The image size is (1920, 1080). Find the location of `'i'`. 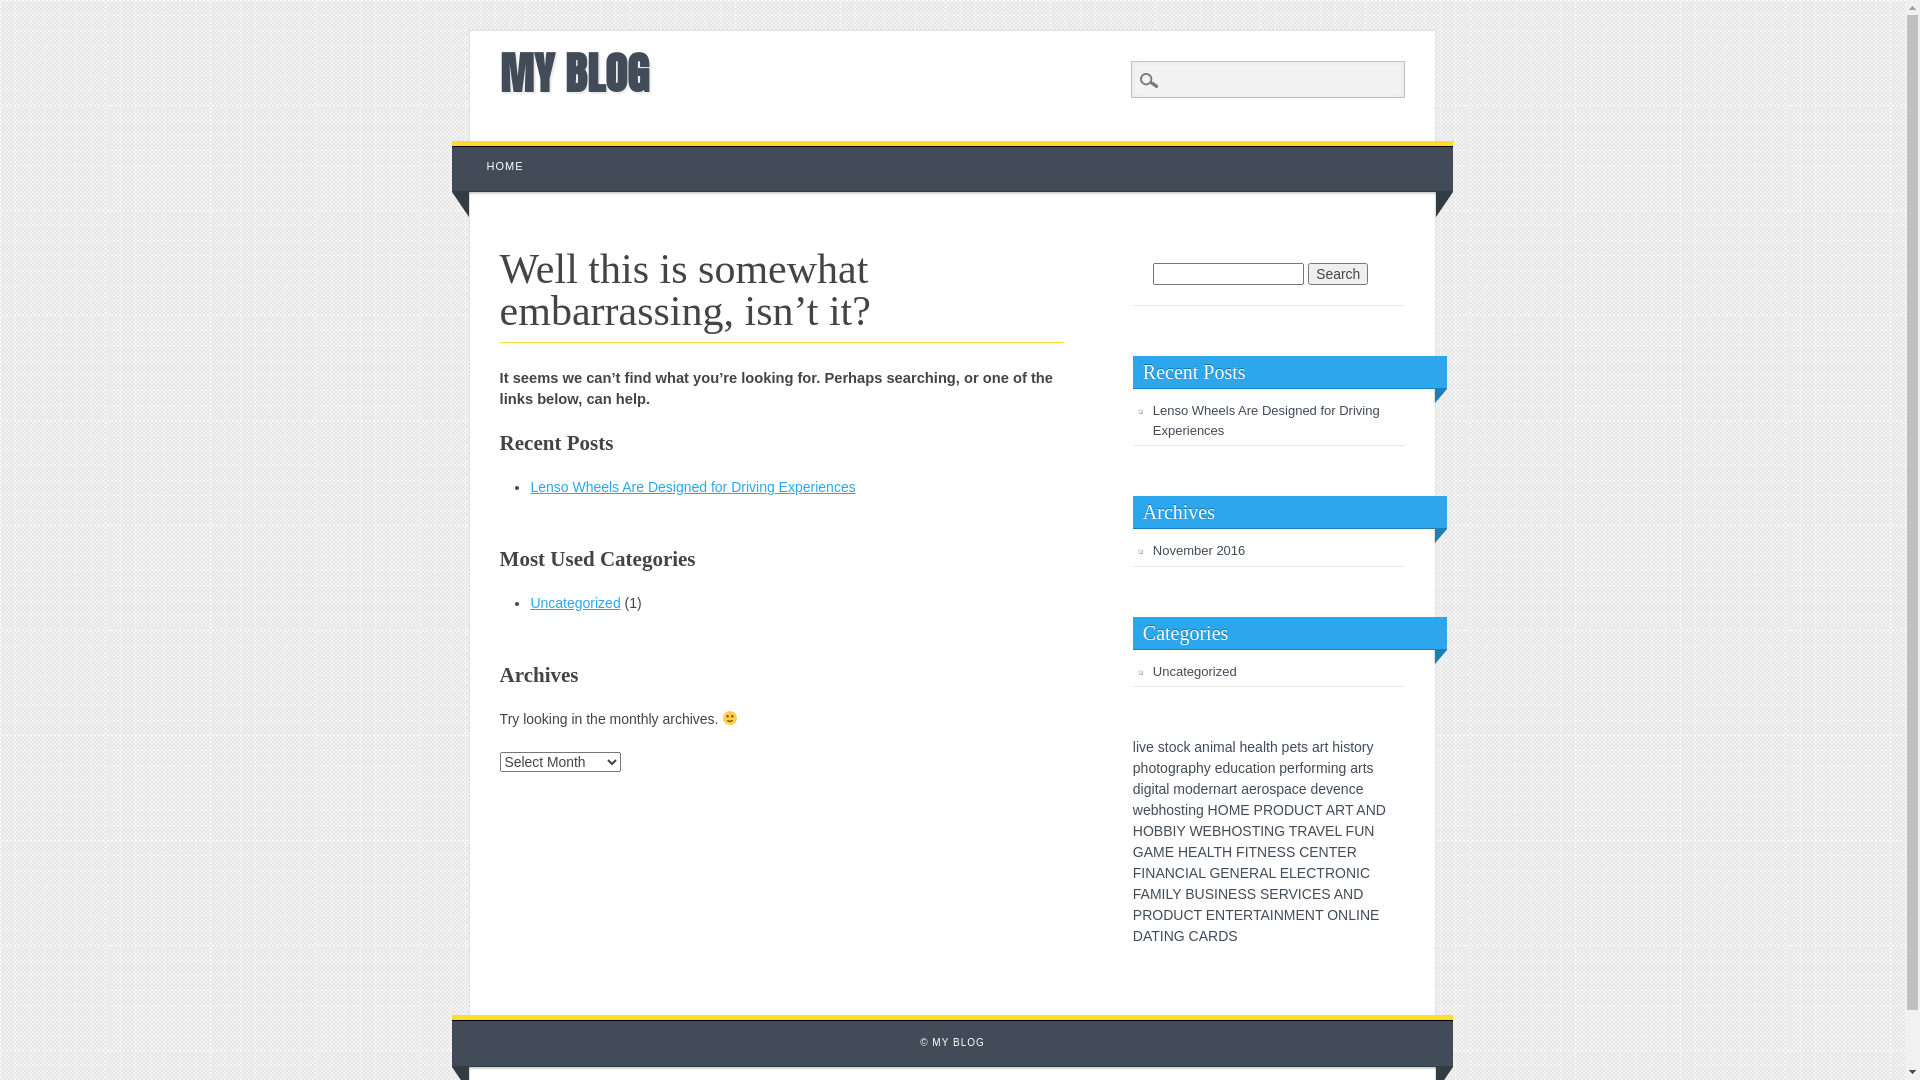

'i' is located at coordinates (1210, 747).